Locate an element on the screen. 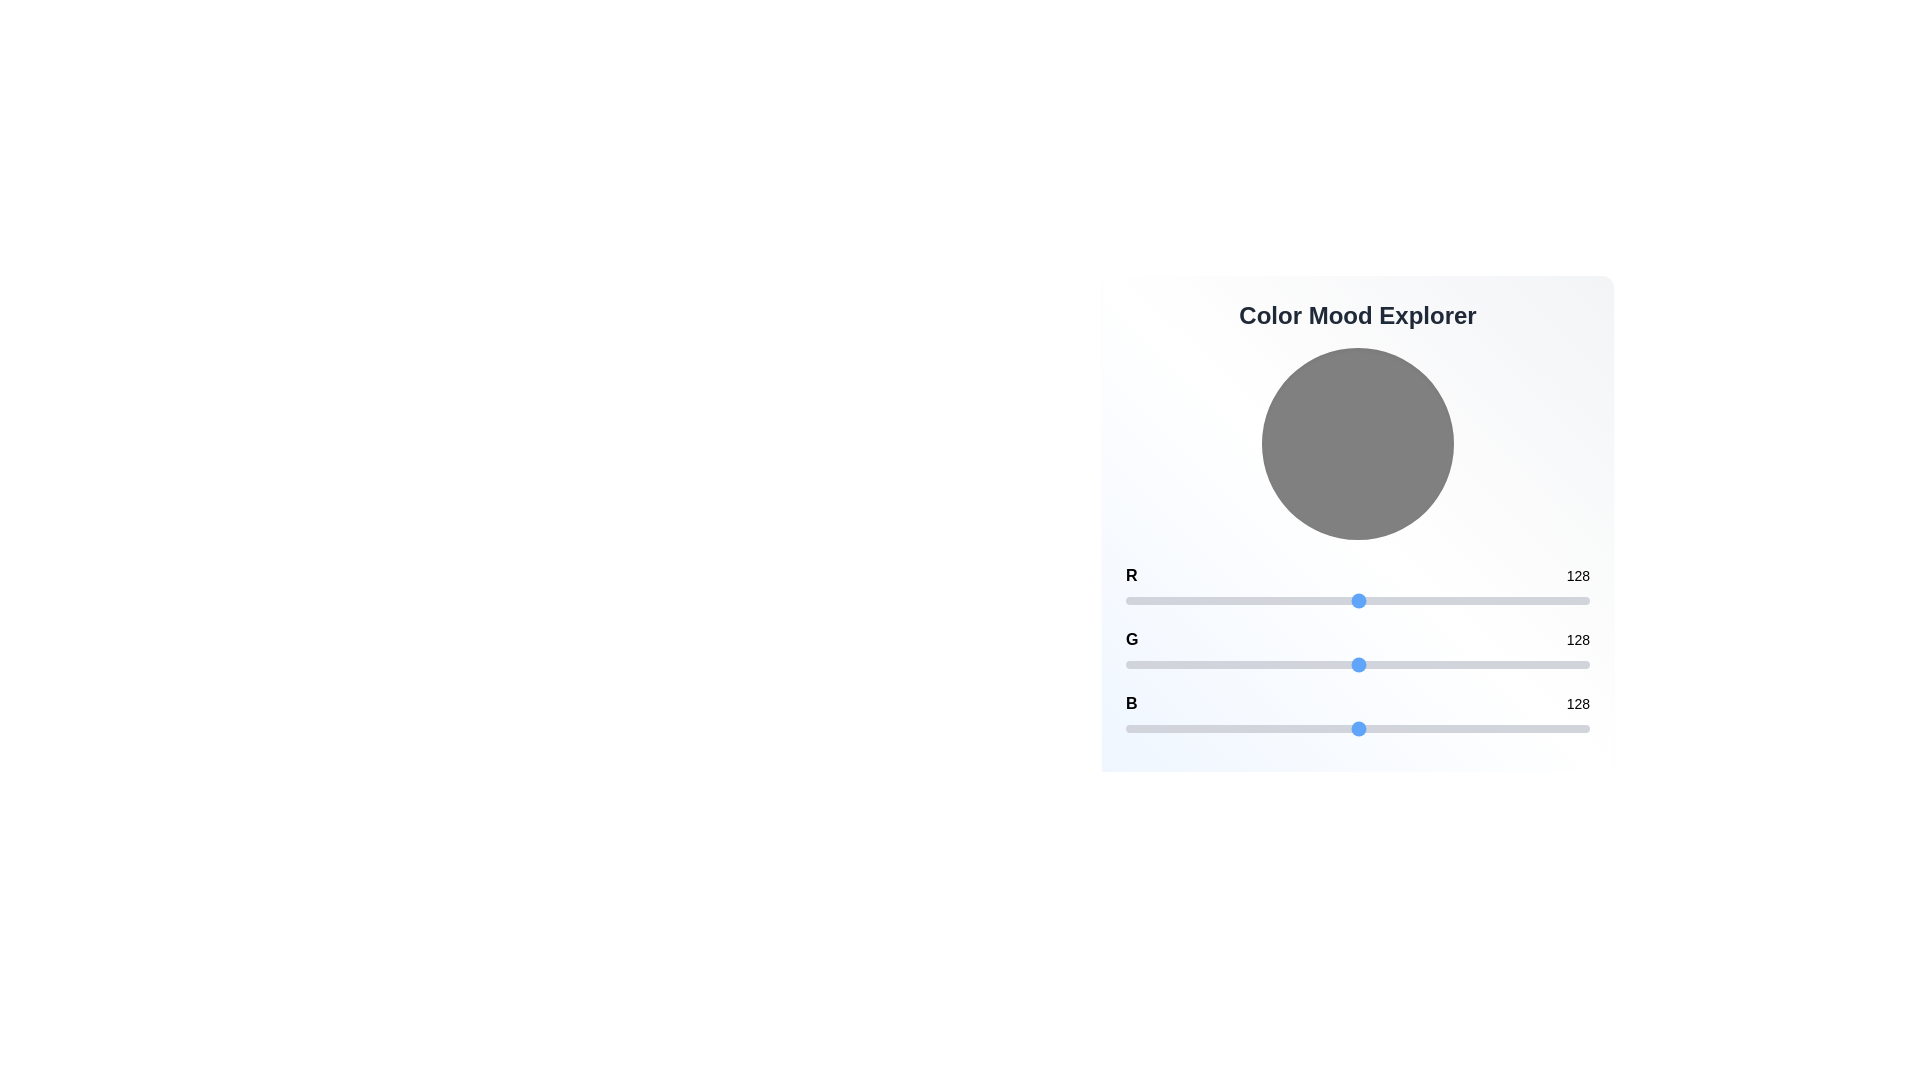 This screenshot has height=1080, width=1920. the green color channel slider to 242 is located at coordinates (1565, 664).